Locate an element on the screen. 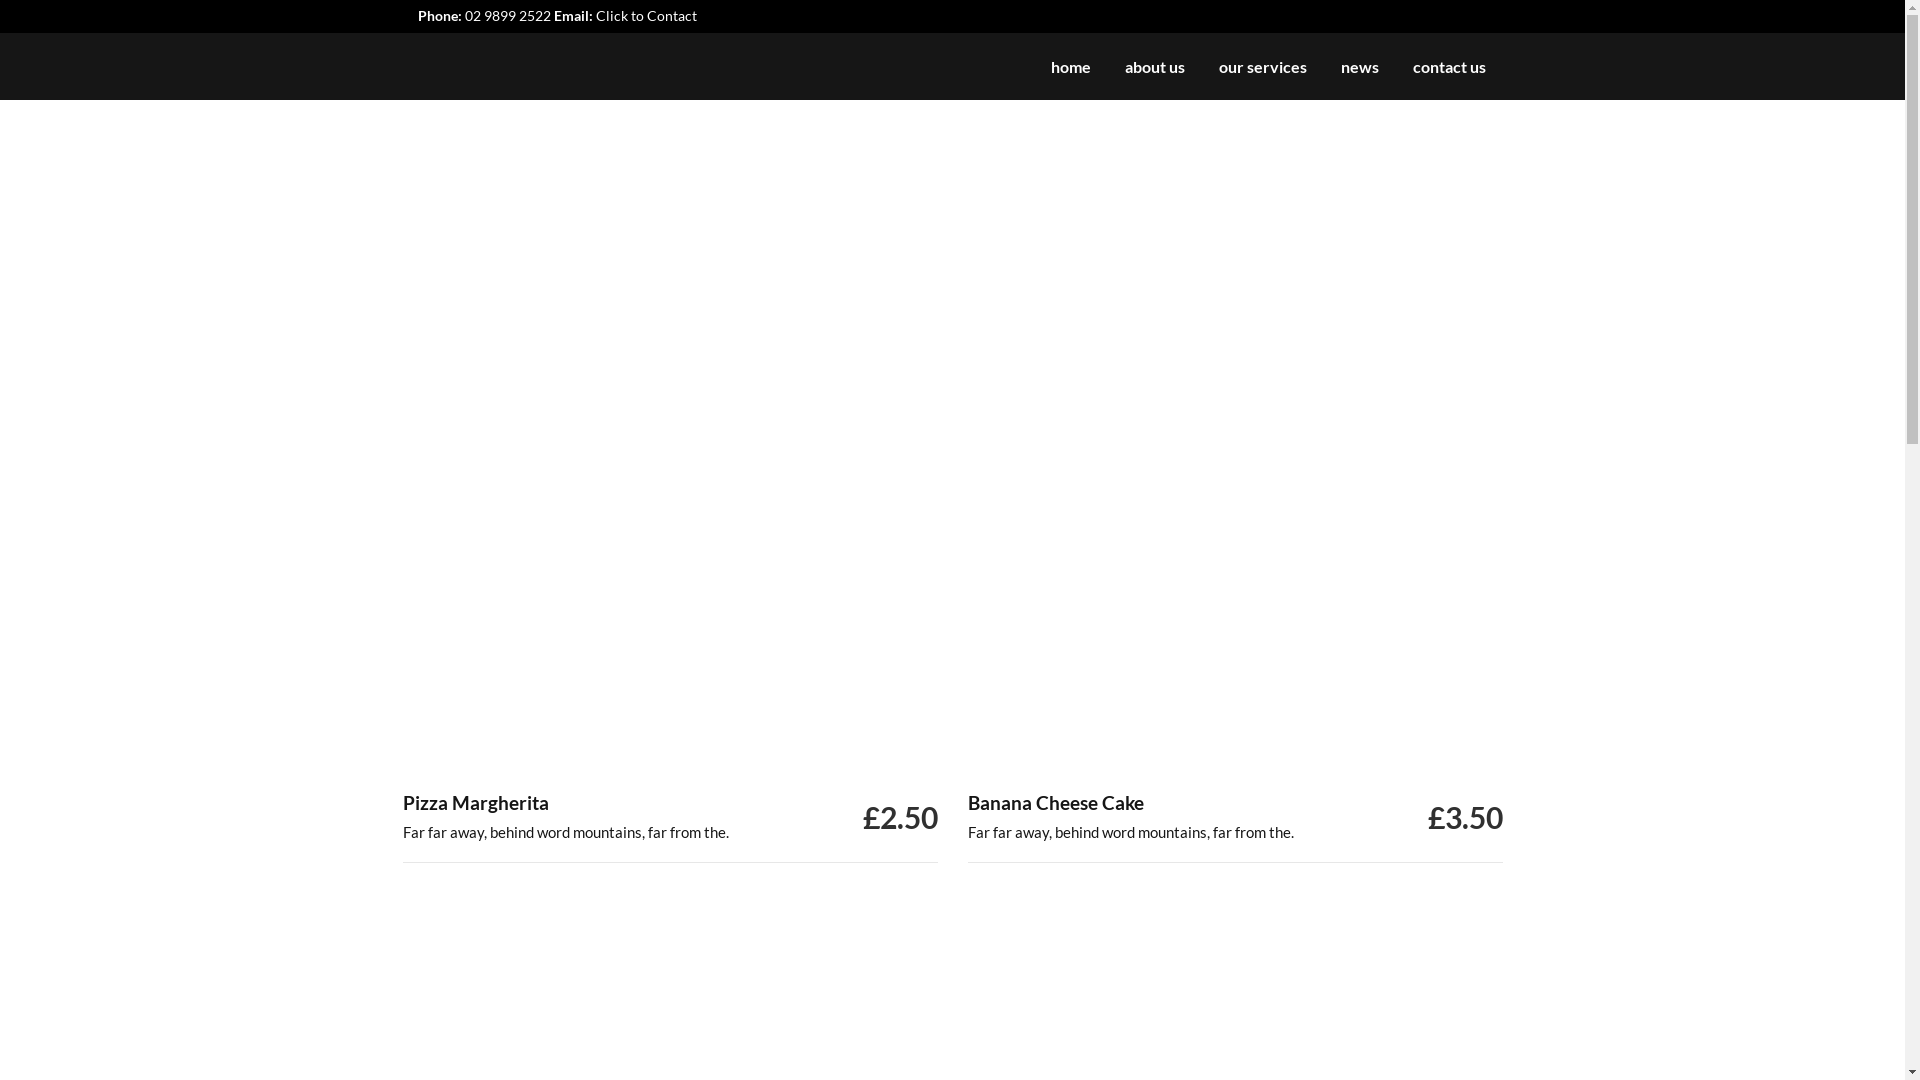  'about us' is located at coordinates (1155, 65).